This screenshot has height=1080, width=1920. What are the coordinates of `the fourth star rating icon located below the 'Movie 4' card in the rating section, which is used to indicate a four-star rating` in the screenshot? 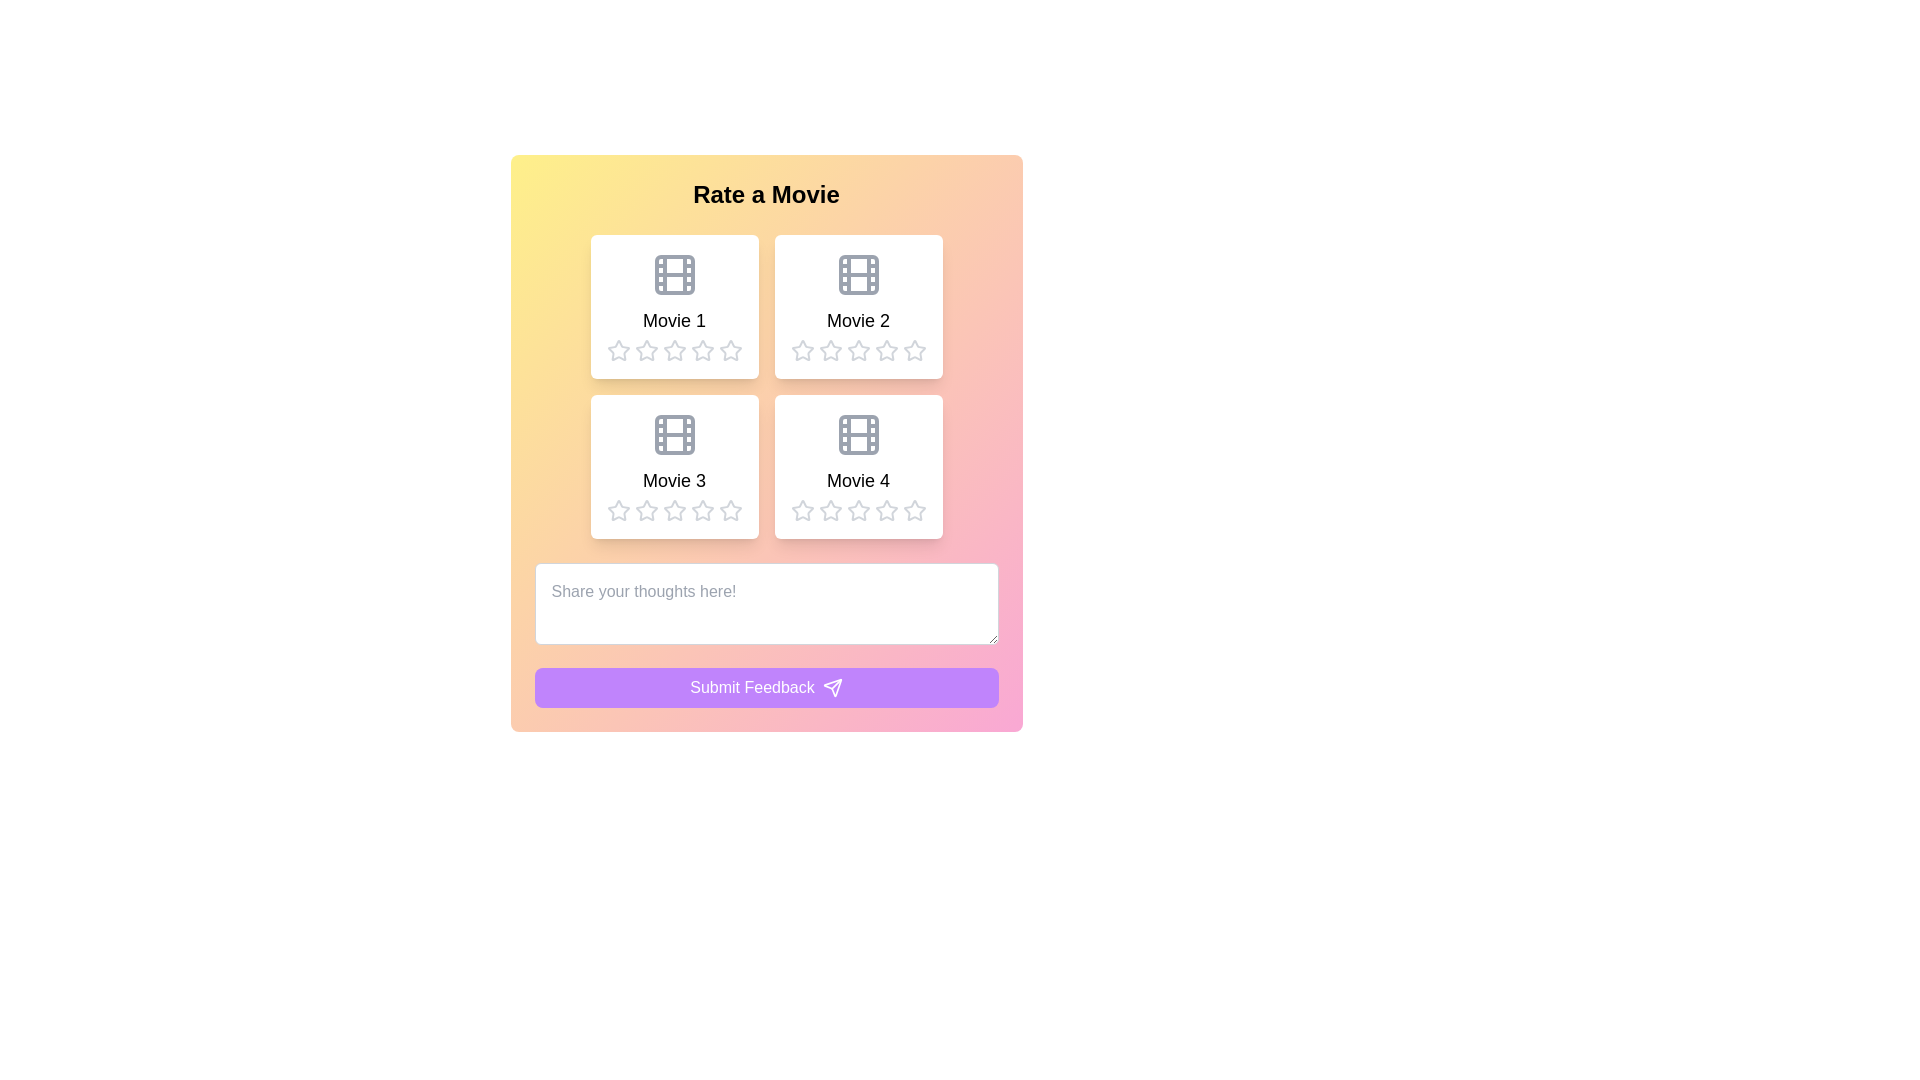 It's located at (858, 509).